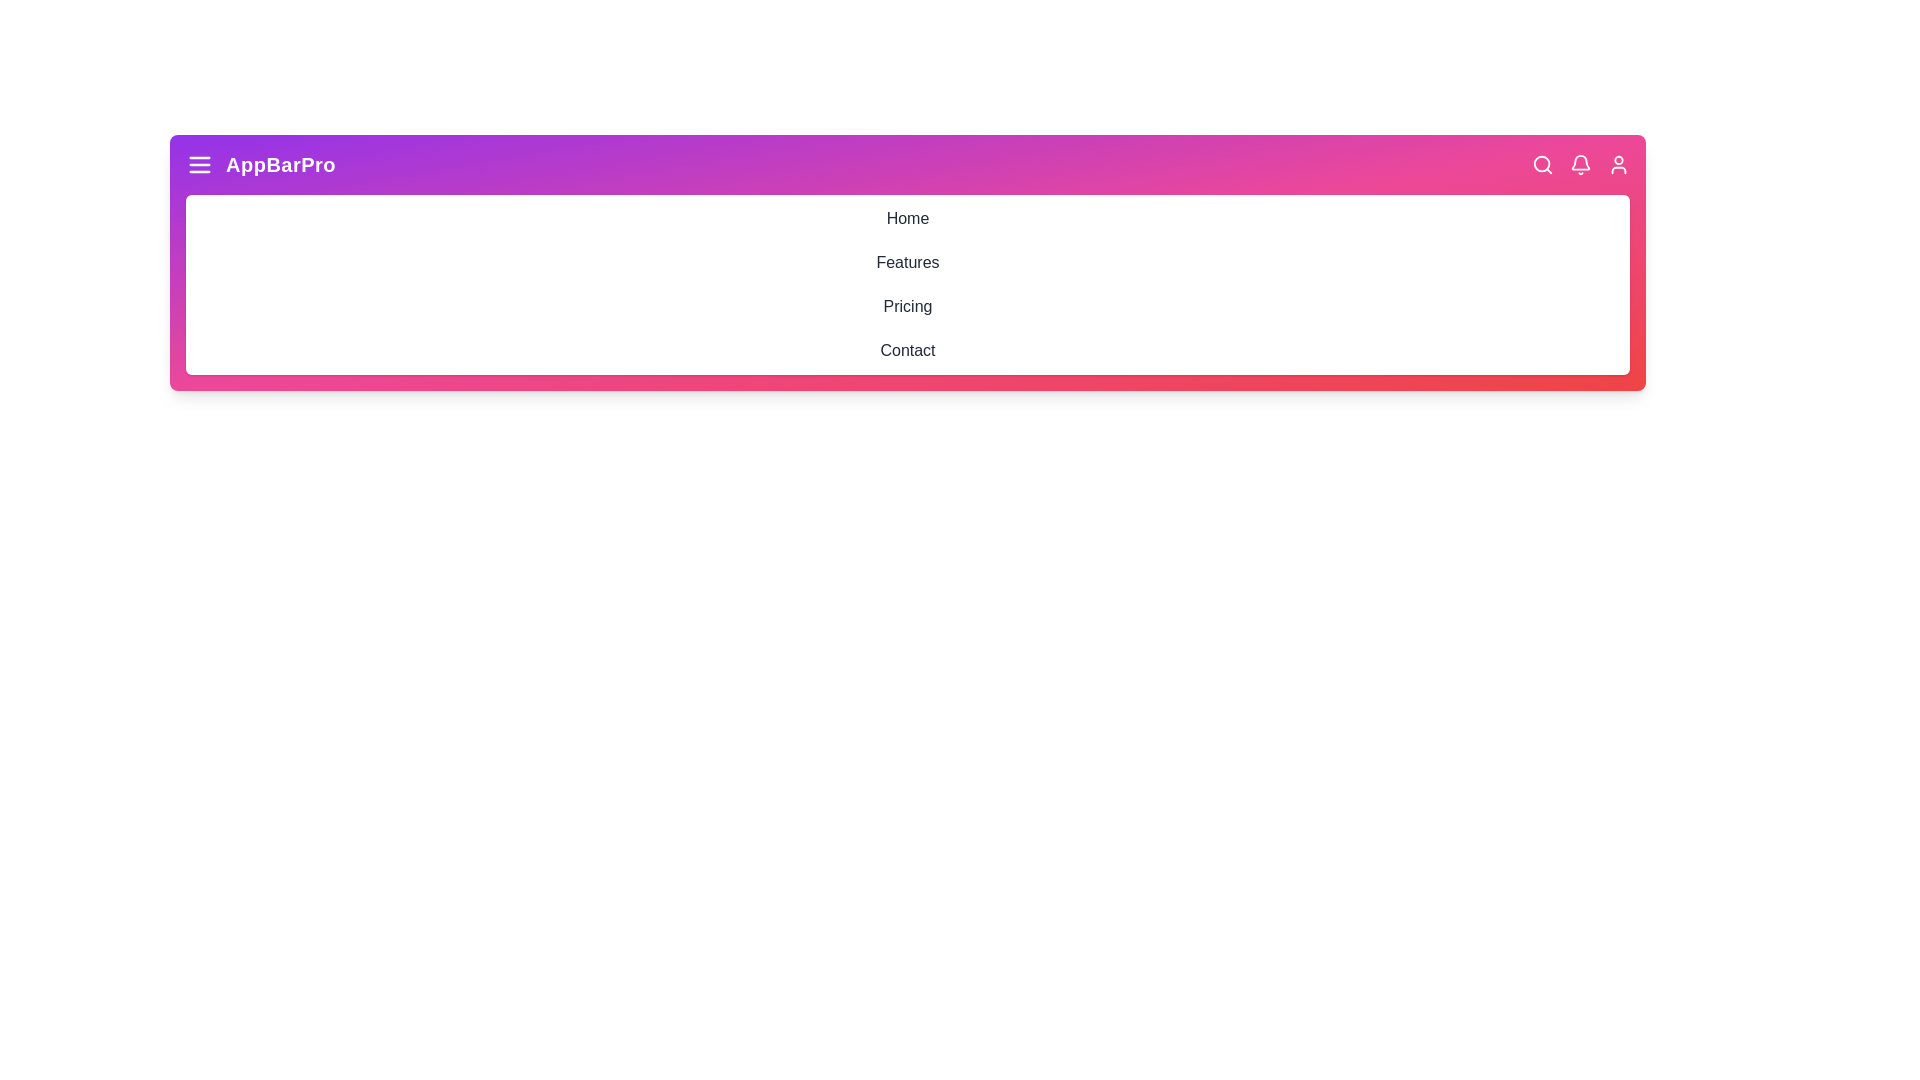 The image size is (1920, 1080). I want to click on the navigation menu item Home, so click(906, 219).